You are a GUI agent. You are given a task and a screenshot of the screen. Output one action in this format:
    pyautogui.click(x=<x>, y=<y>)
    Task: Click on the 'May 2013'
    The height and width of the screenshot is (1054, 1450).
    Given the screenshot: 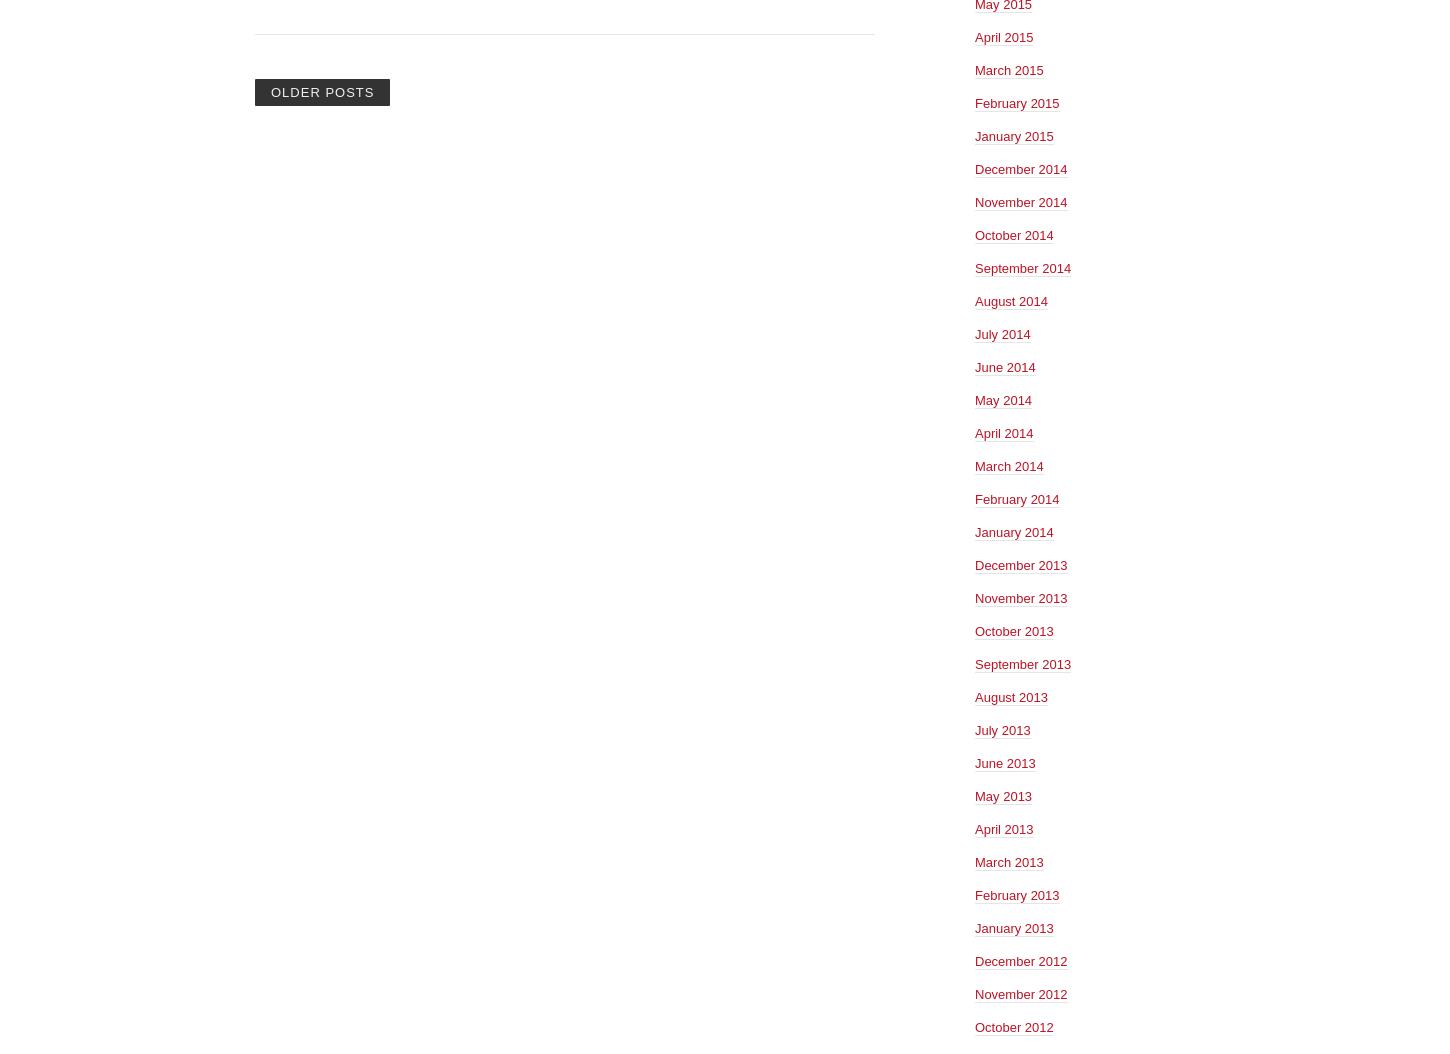 What is the action you would take?
    pyautogui.click(x=974, y=794)
    